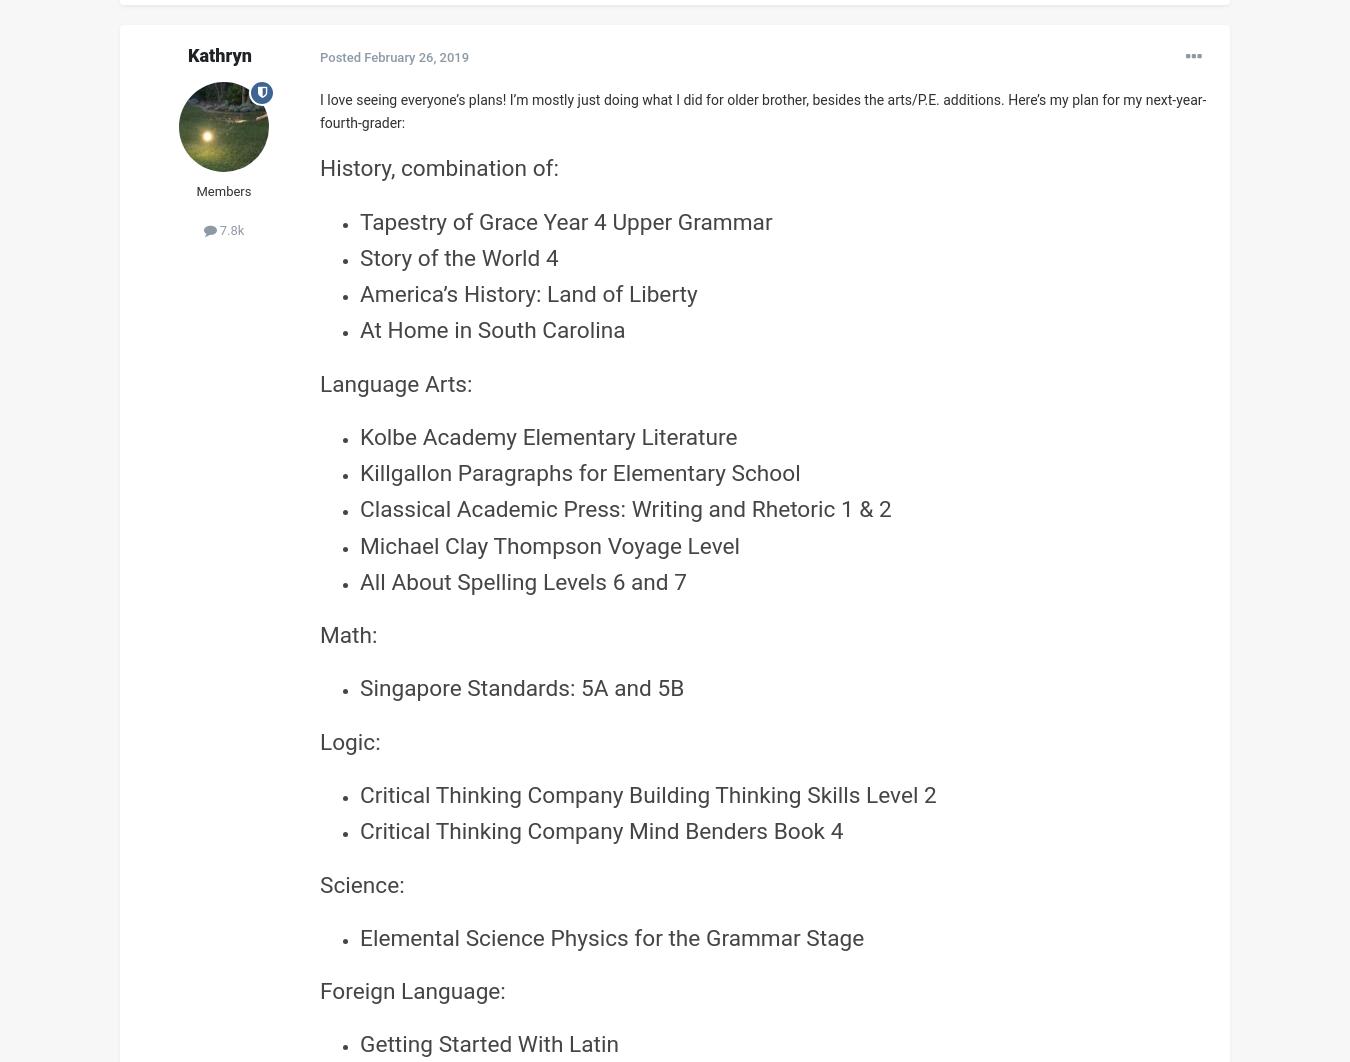  Describe the element at coordinates (491, 329) in the screenshot. I see `'At Home in South Carolina'` at that location.